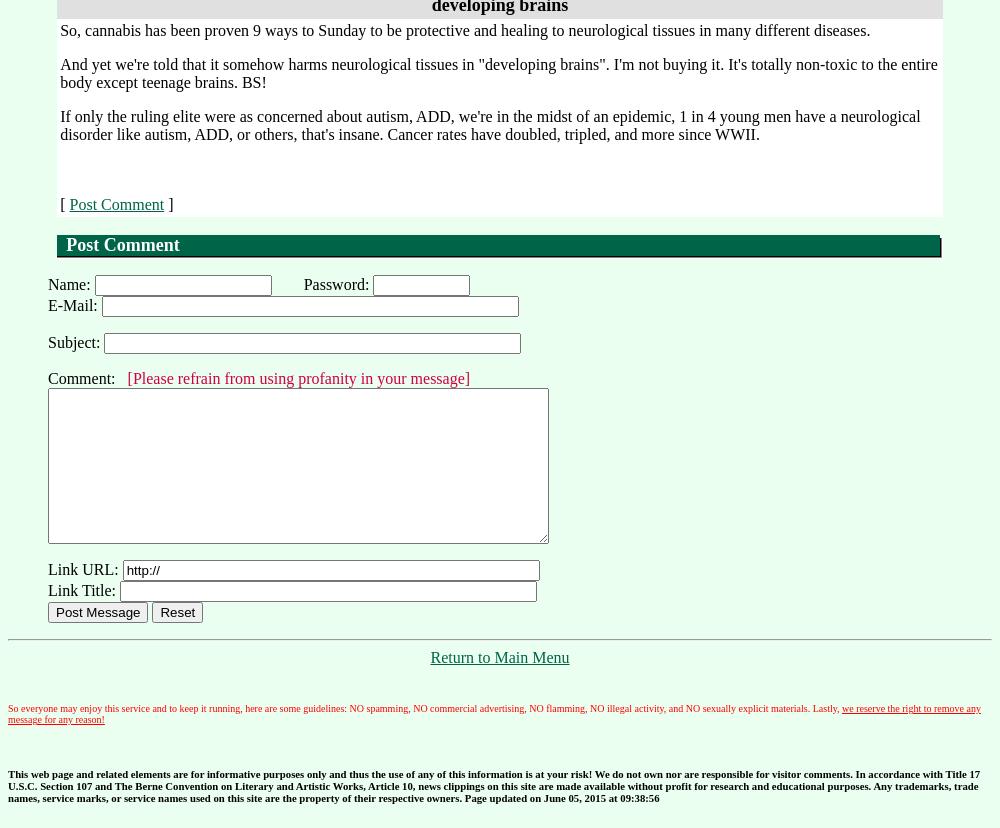 Image resolution: width=1000 pixels, height=828 pixels. What do you see at coordinates (60, 124) in the screenshot?
I see `'If only the ruling elite were as concerned about autism, ADD, we're in the midst of an epidemic, 1 in 4 young men have a neurological disorder like autism, ADD, or others, that's insane.  Cancer rates have doubled, tripled, and more since WWII.'` at bounding box center [60, 124].